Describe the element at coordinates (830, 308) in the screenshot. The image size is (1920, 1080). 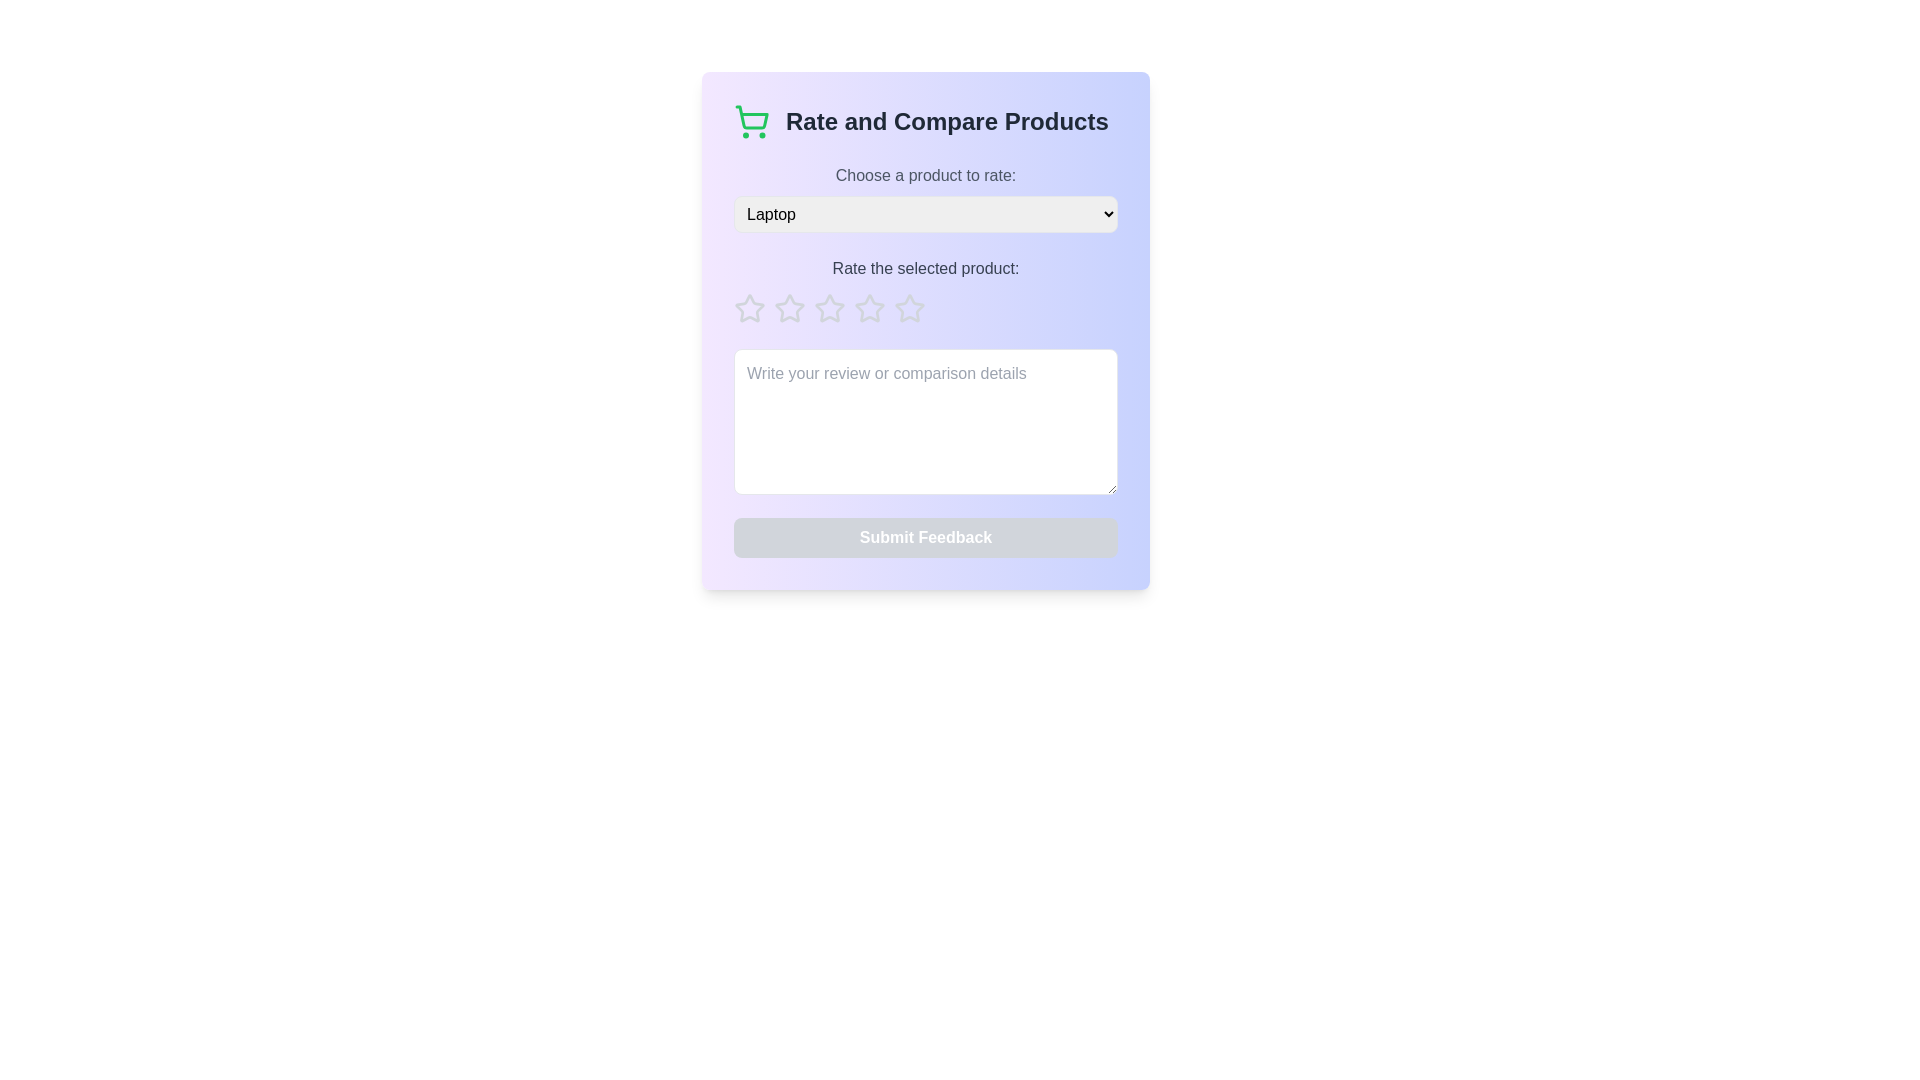
I see `the second star rating button in the product review section using keyboard navigation` at that location.